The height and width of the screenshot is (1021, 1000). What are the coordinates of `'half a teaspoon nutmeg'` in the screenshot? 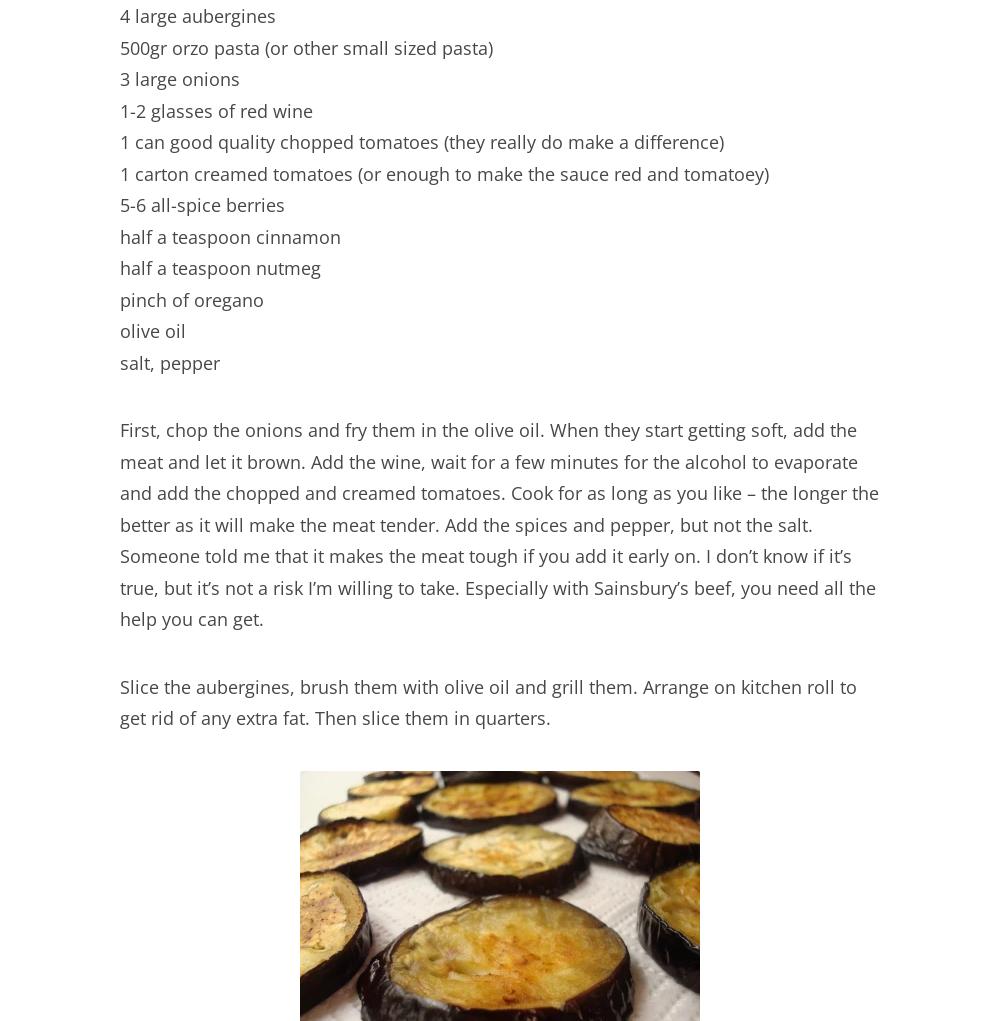 It's located at (219, 267).